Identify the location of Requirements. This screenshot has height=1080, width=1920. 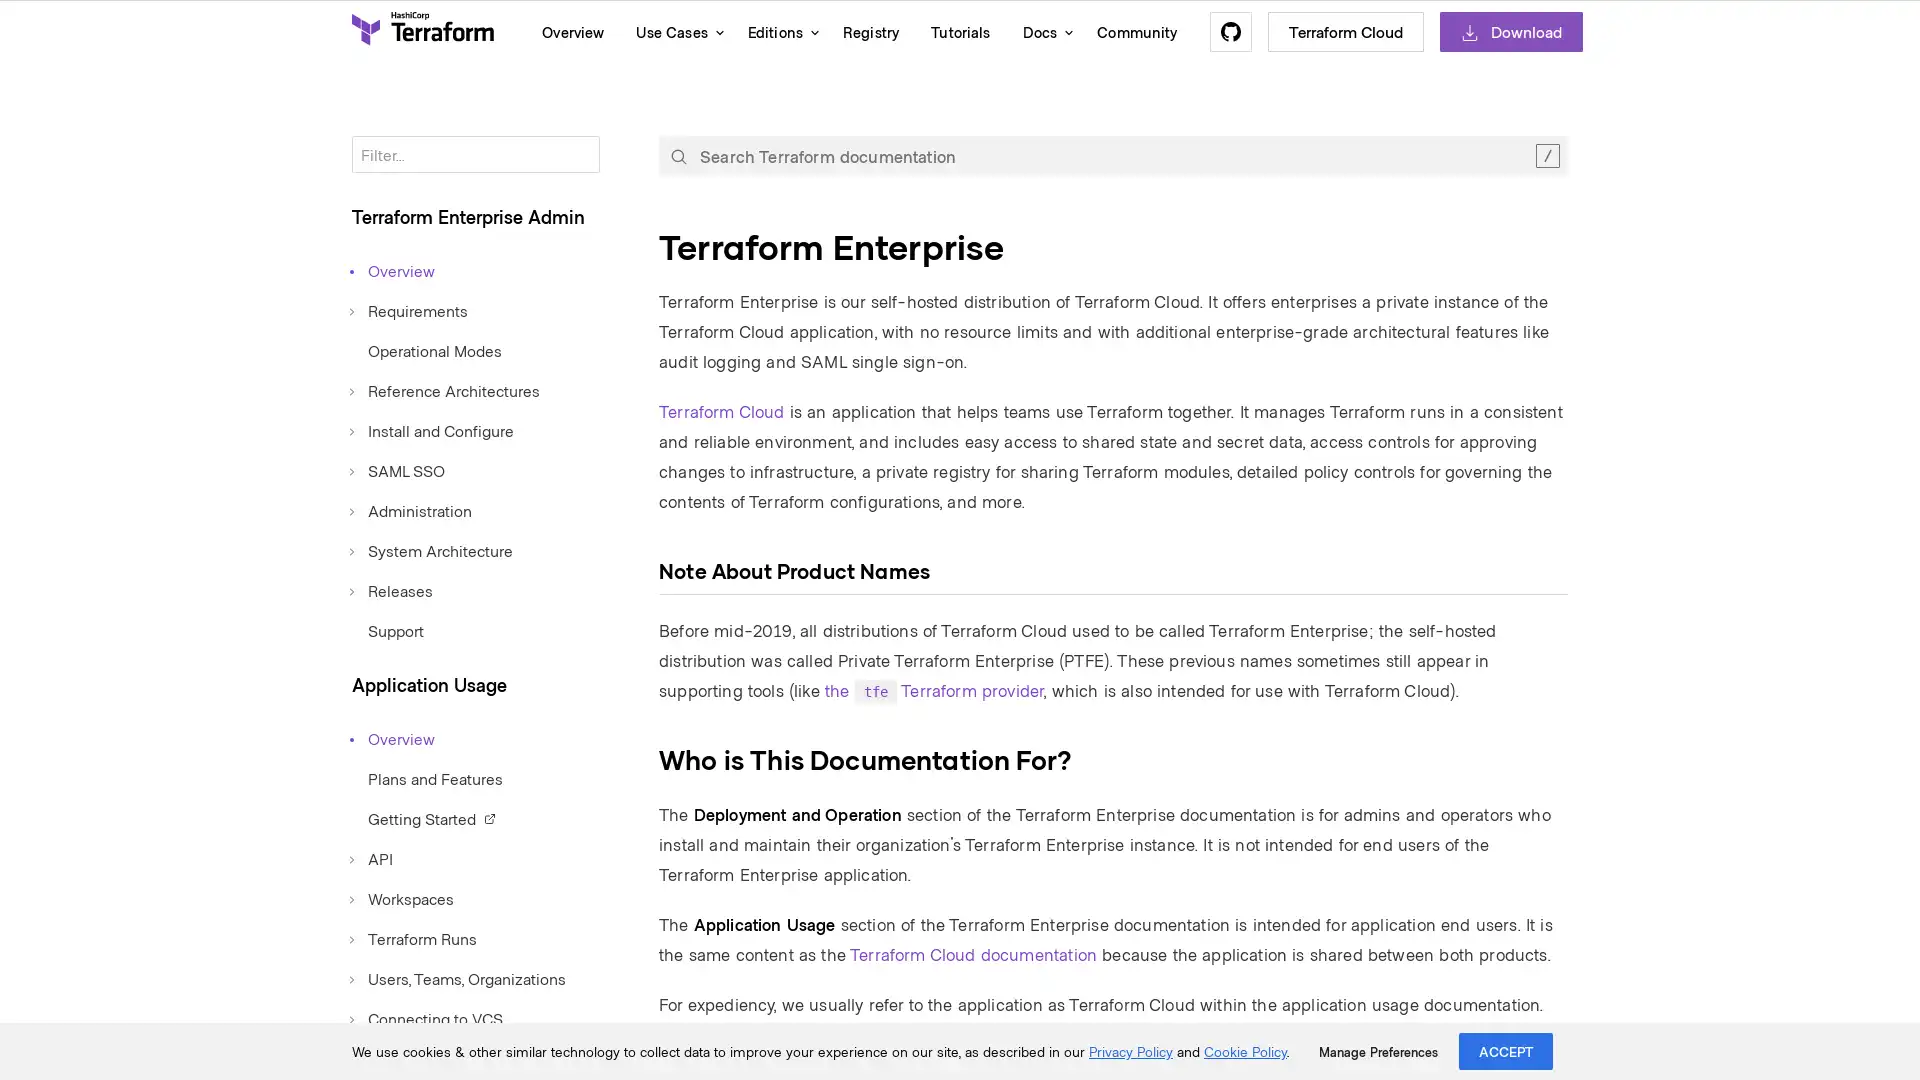
(408, 309).